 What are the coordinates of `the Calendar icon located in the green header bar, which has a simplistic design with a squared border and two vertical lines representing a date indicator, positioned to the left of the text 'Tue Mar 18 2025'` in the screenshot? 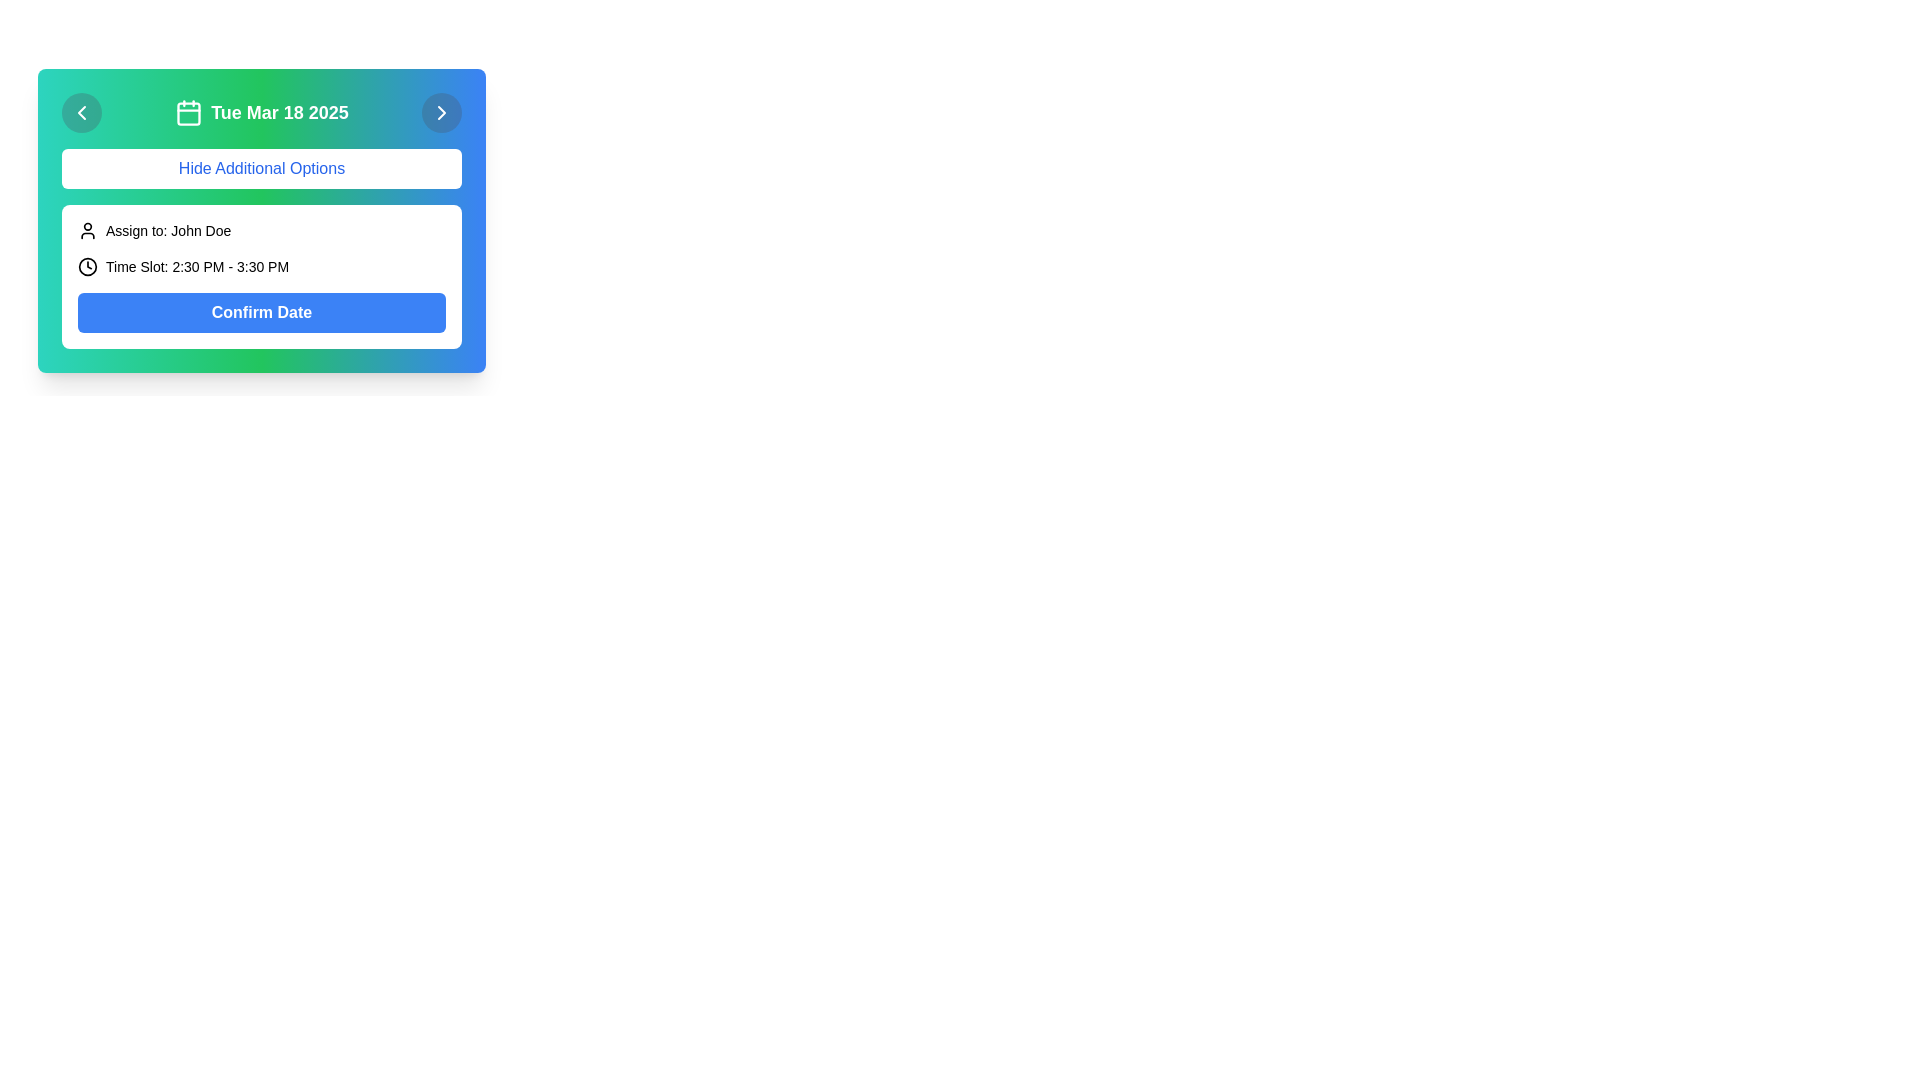 It's located at (189, 112).